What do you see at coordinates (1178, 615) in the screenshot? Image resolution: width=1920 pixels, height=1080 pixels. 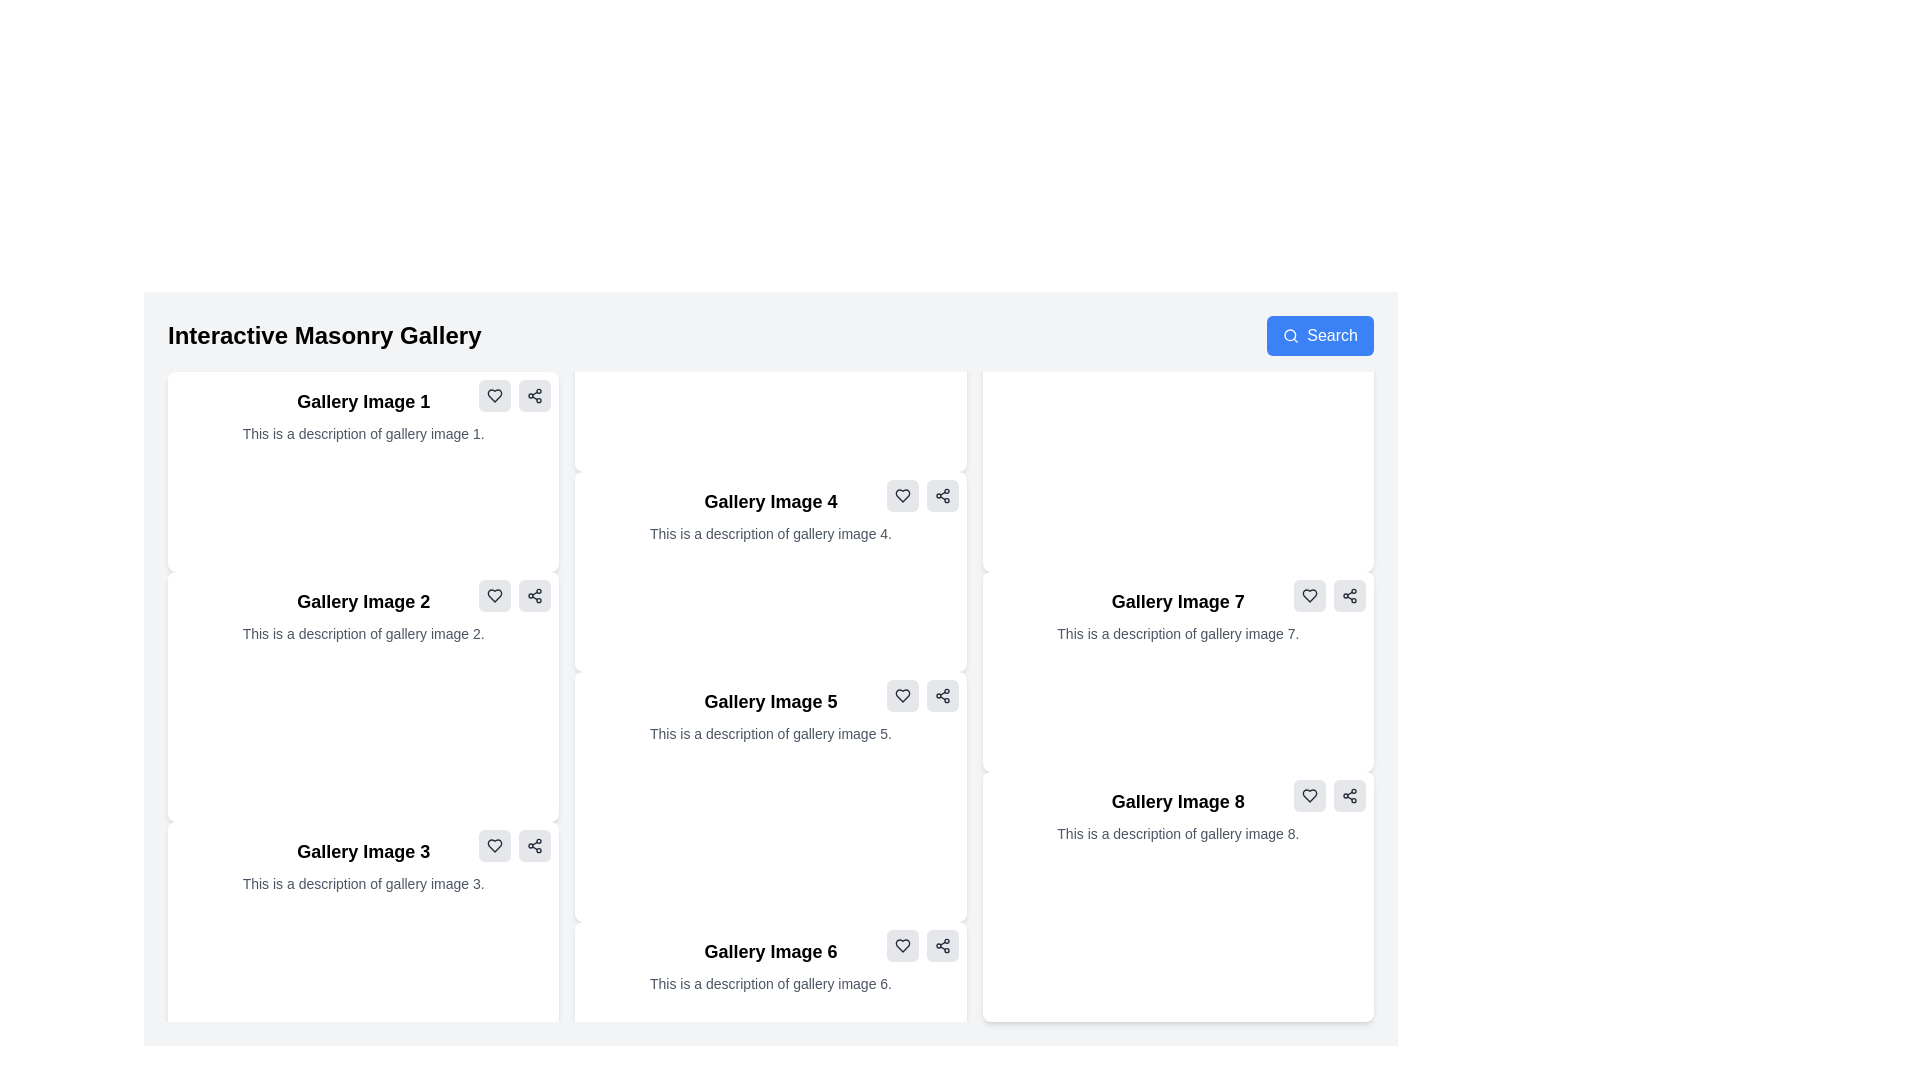 I see `the text block titled 'Gallery Image 7' which includes a description 'This is a description of gallery image 7.'` at bounding box center [1178, 615].